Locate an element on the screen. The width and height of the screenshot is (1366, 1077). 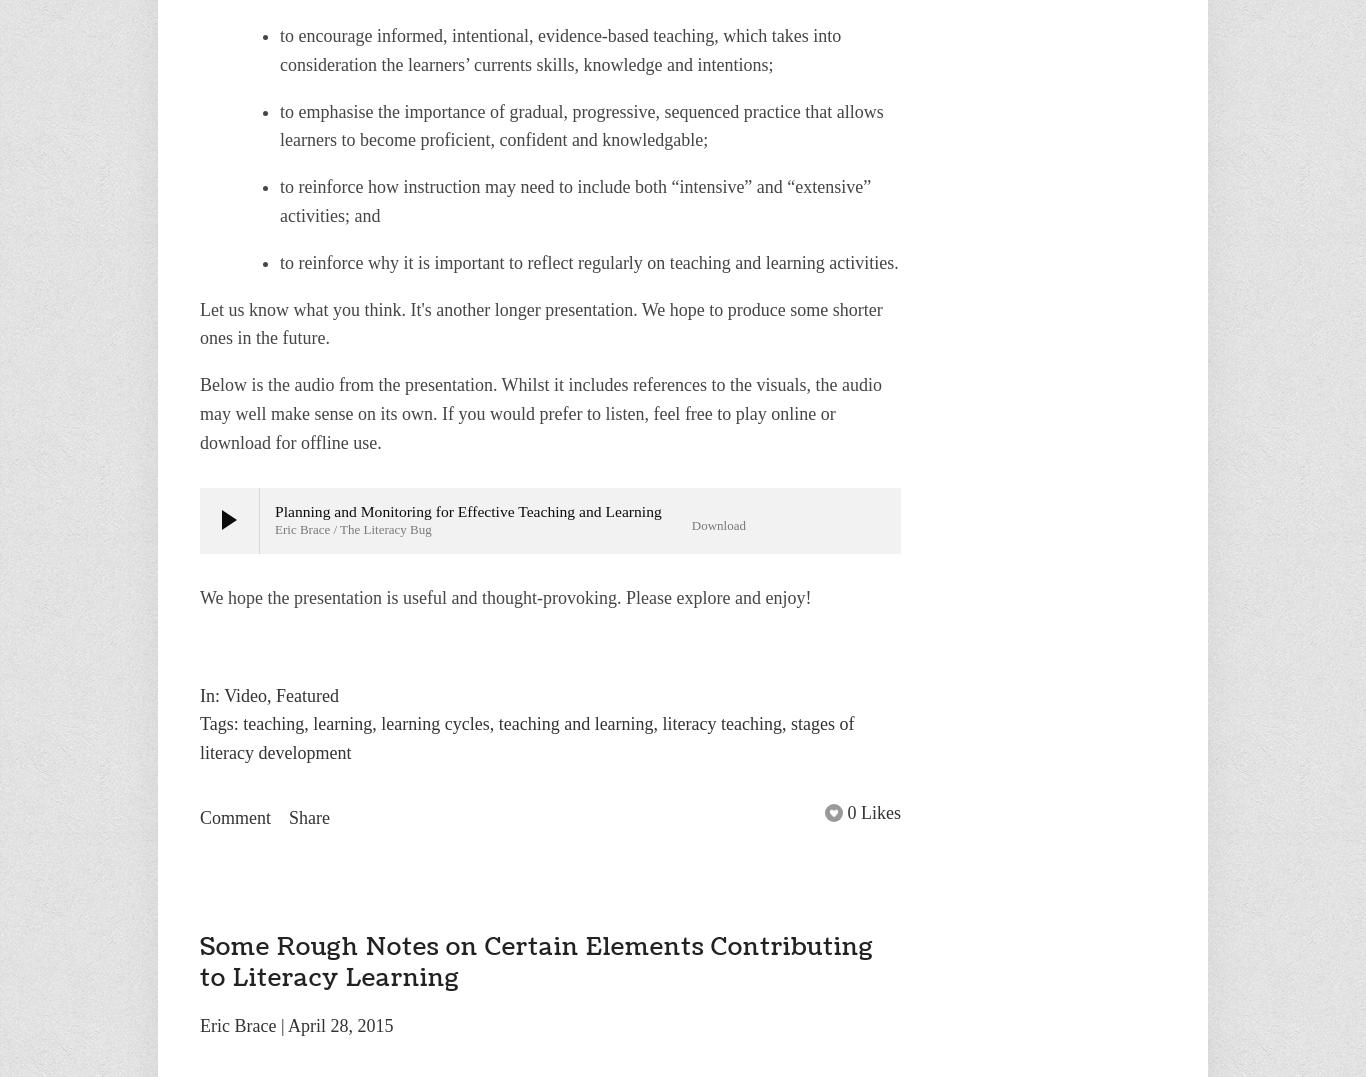
'Eric Brace' is located at coordinates (237, 1024).